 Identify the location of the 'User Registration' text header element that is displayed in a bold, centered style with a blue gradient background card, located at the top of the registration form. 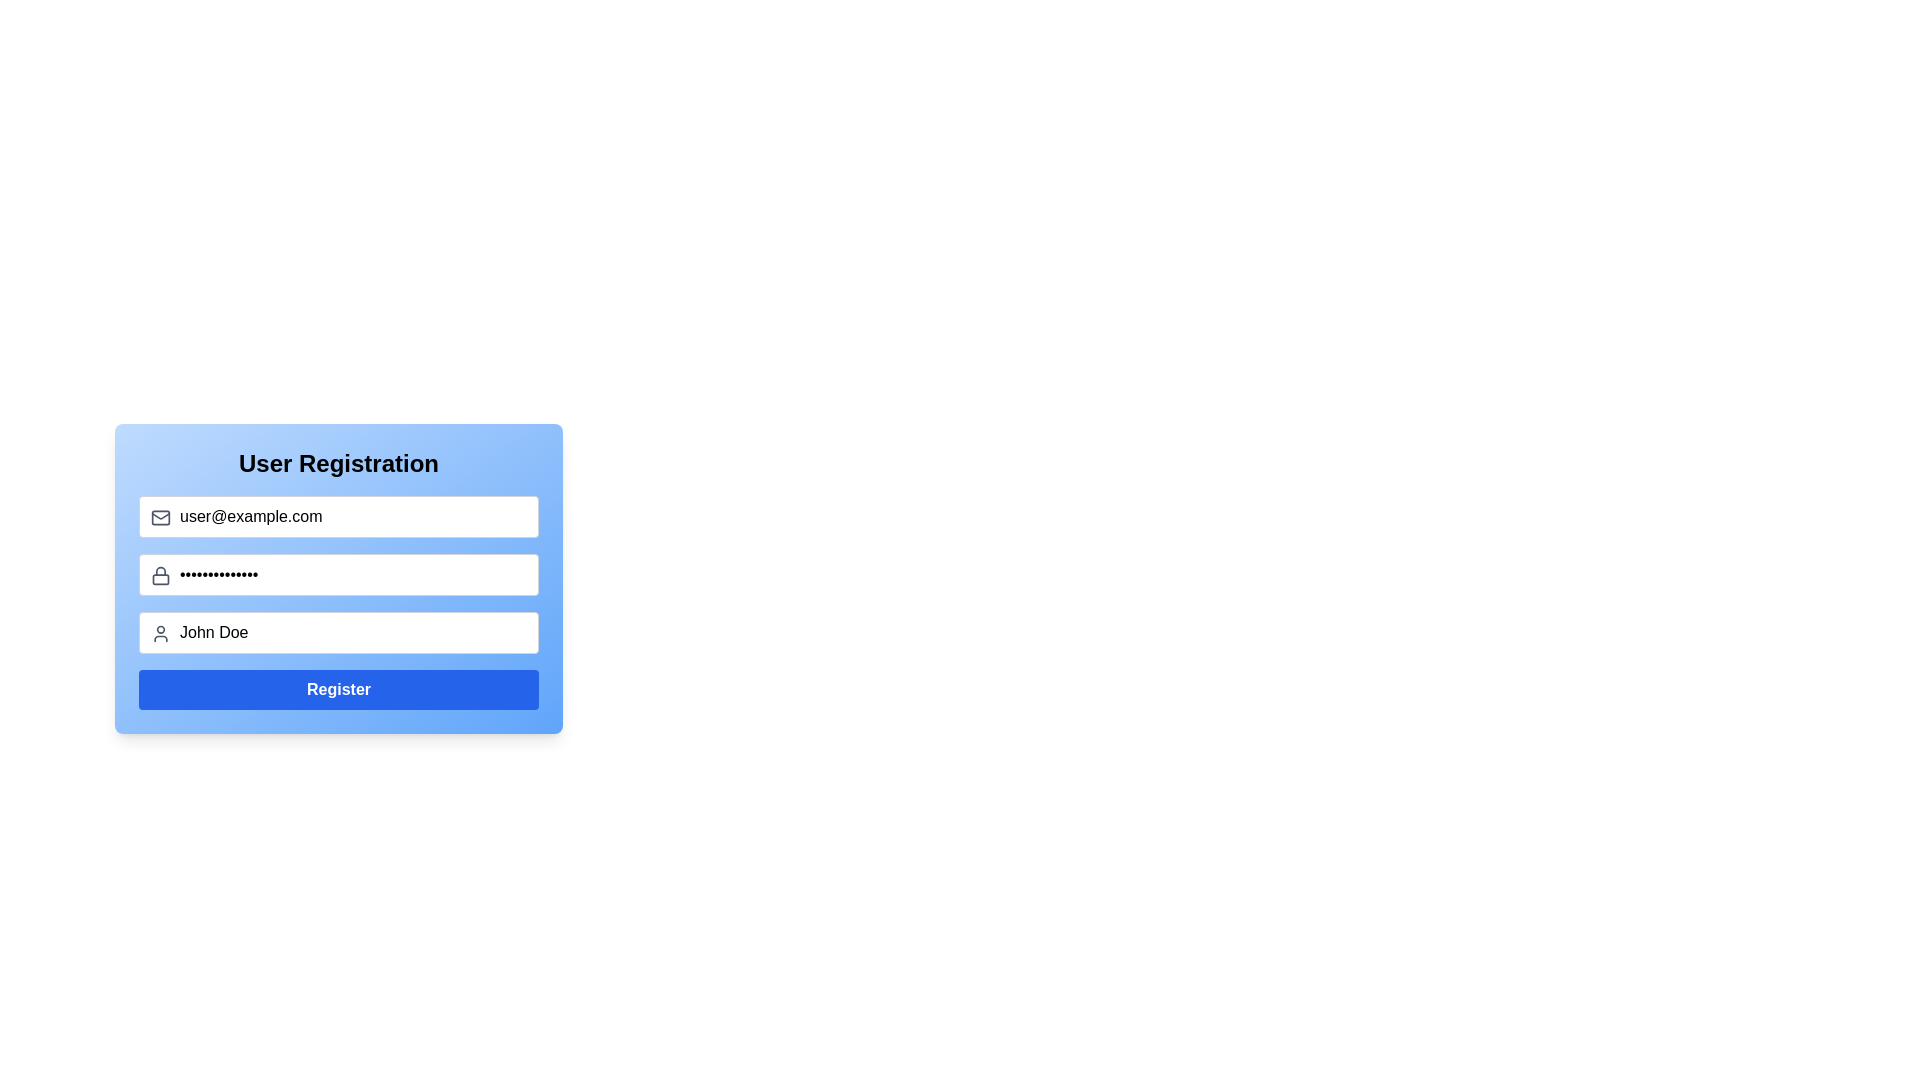
(339, 463).